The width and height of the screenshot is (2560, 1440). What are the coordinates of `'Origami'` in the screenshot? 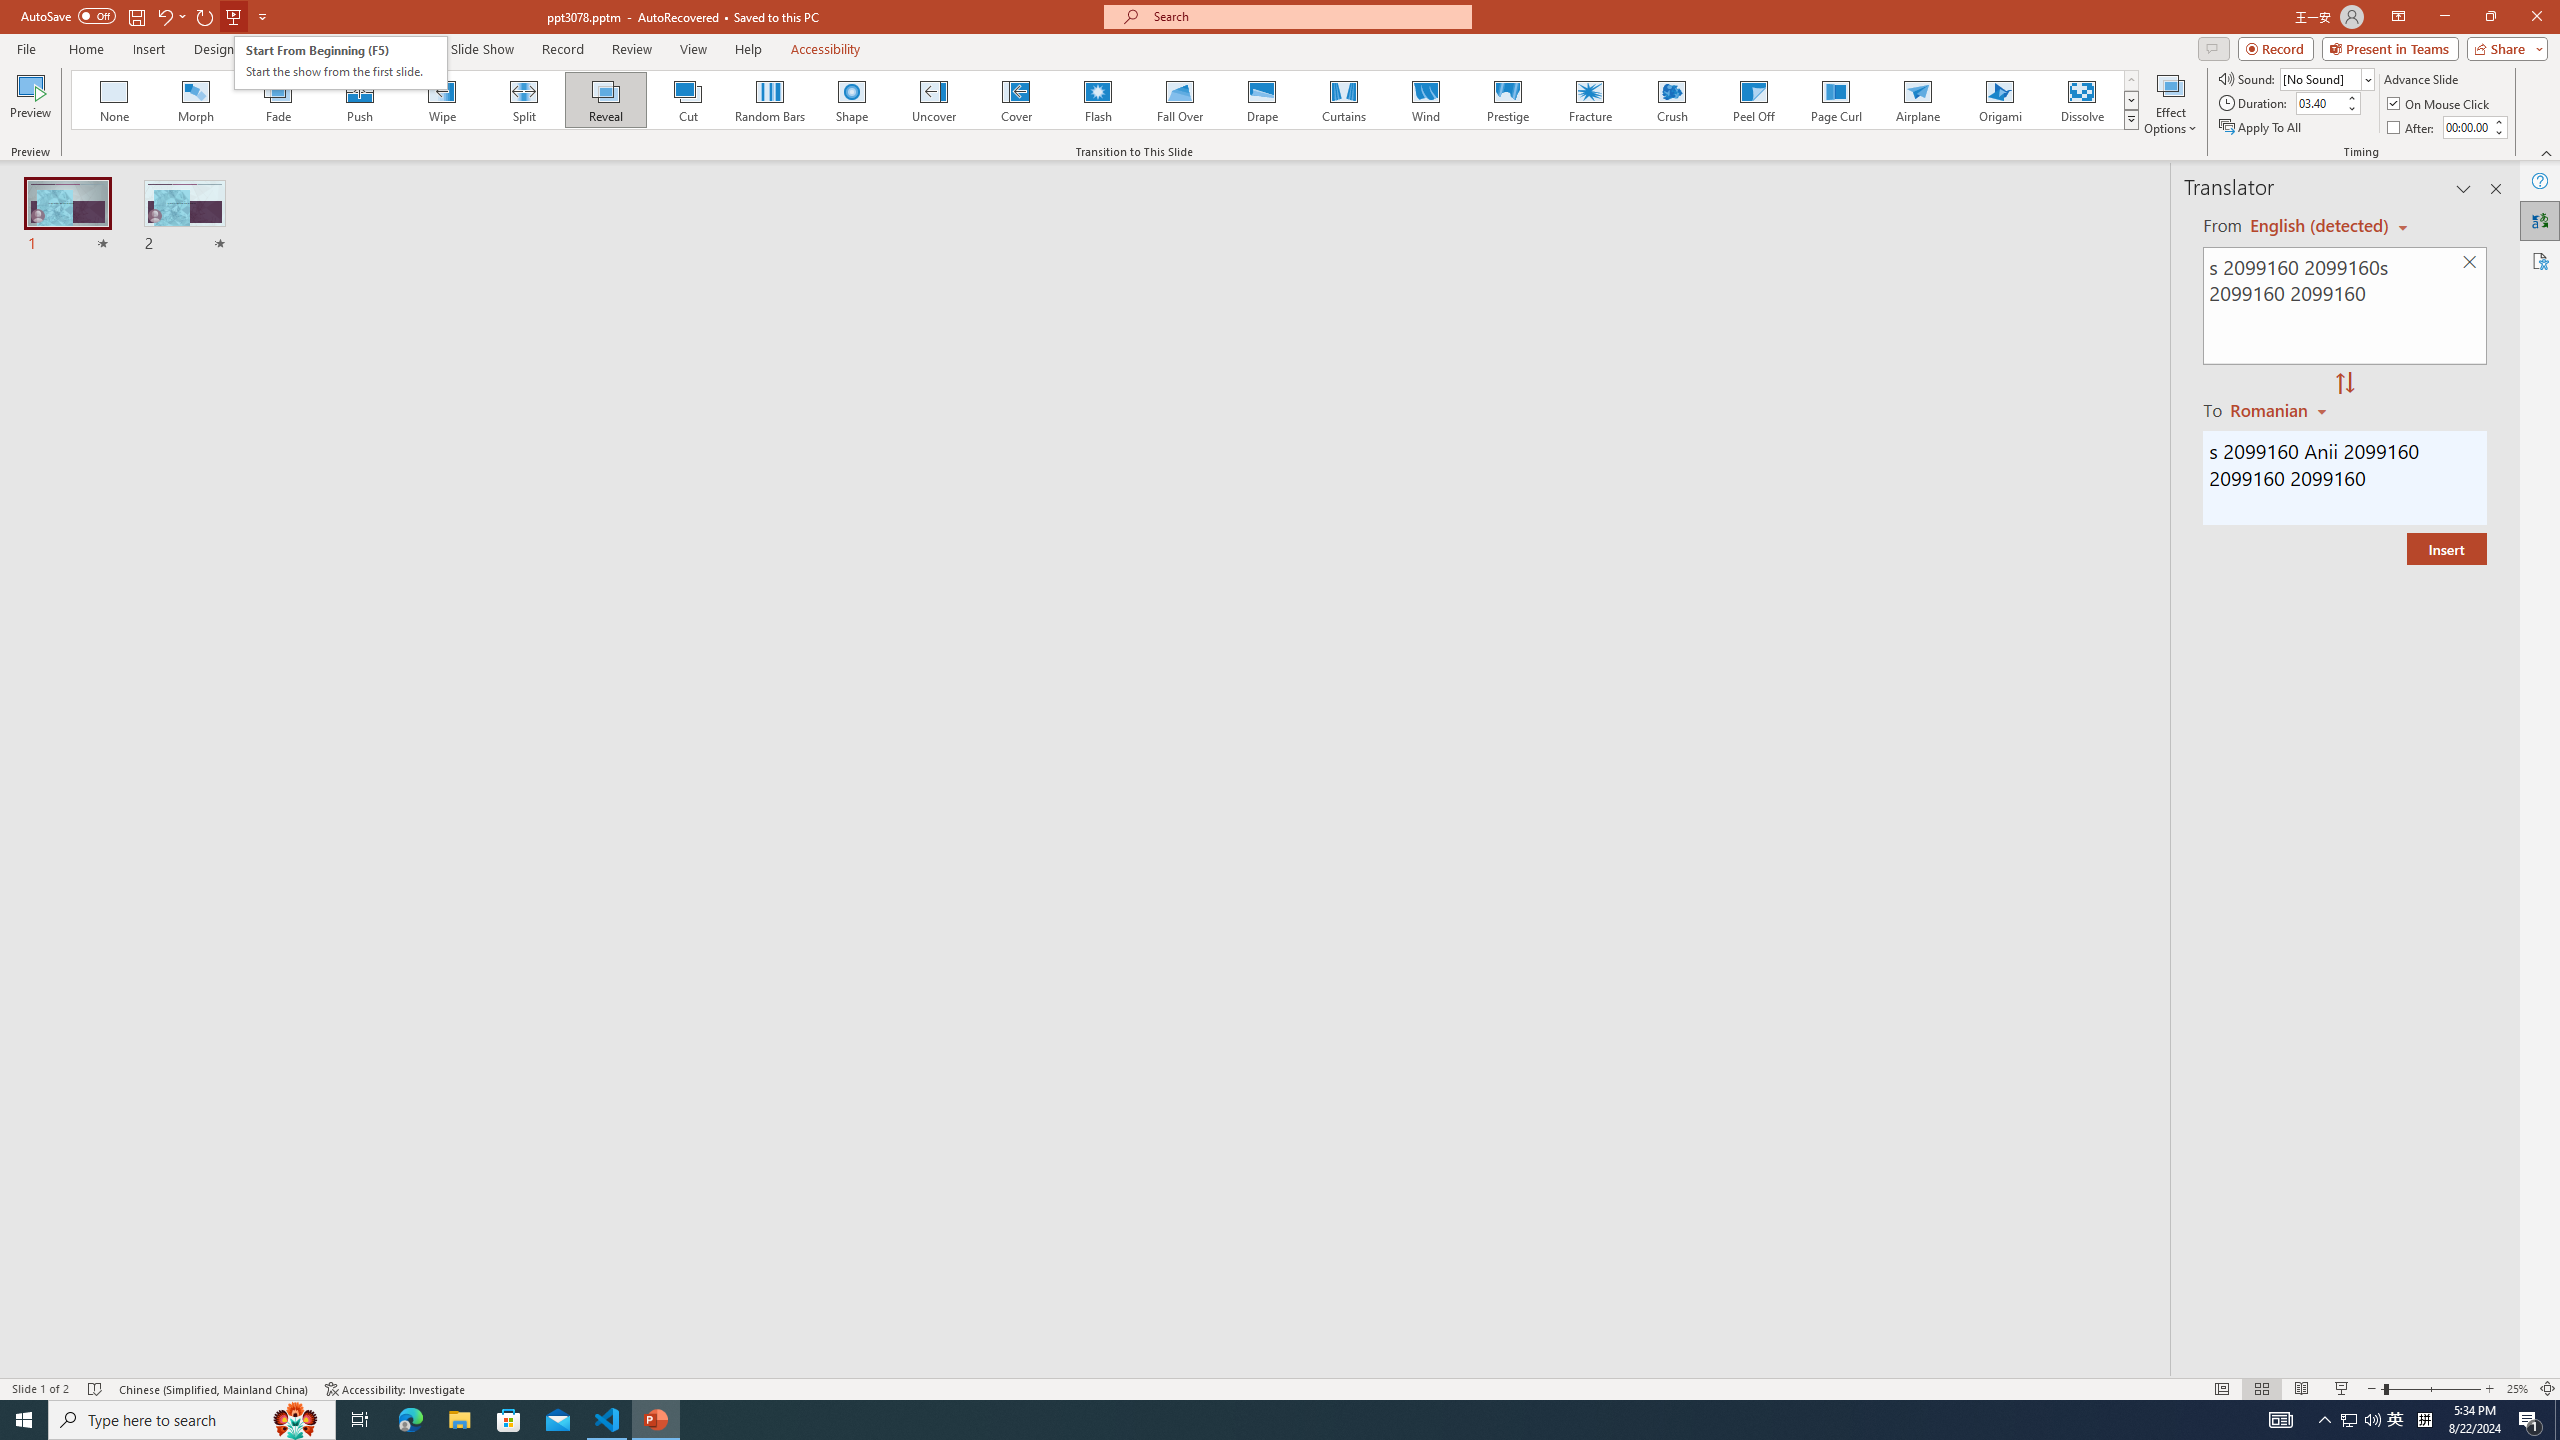 It's located at (1998, 99).